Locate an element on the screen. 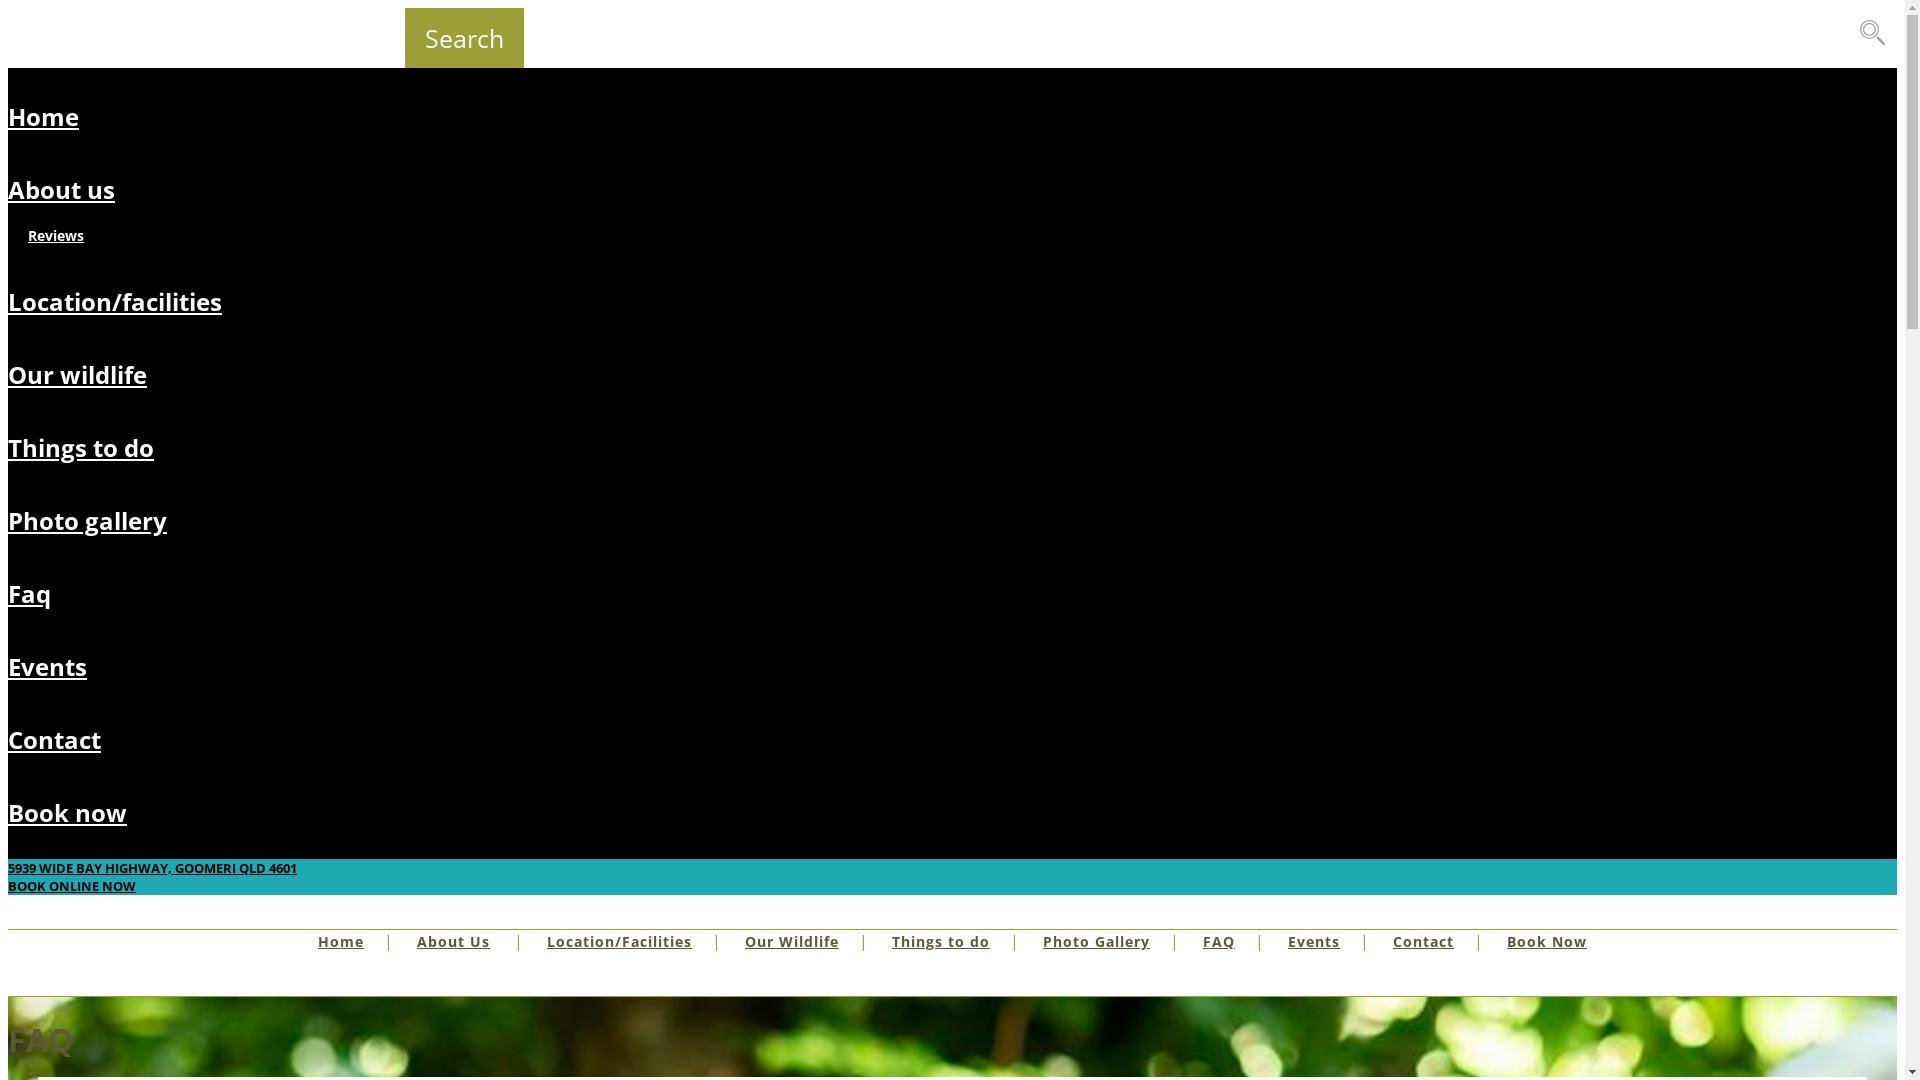 This screenshot has height=1080, width=1920. 'faq' is located at coordinates (29, 592).